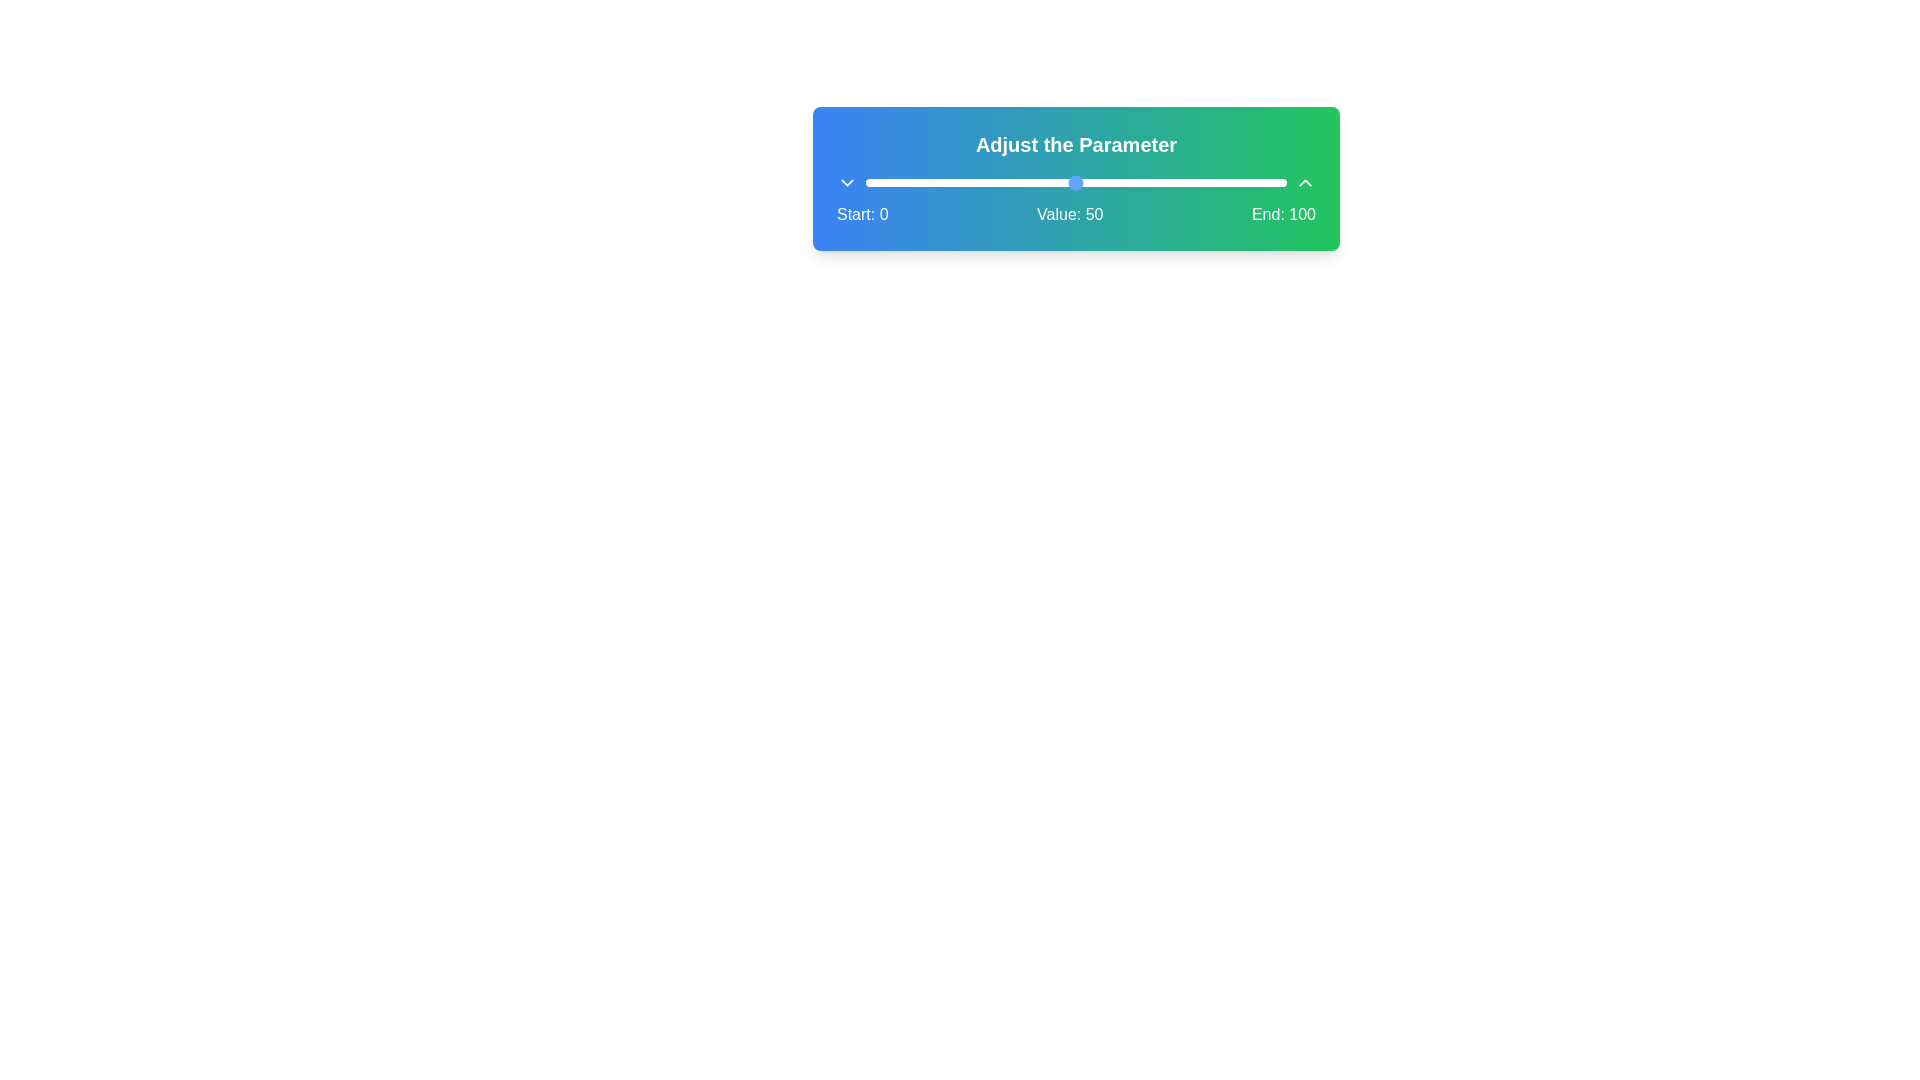 This screenshot has width=1920, height=1080. I want to click on the slider value, so click(1226, 182).